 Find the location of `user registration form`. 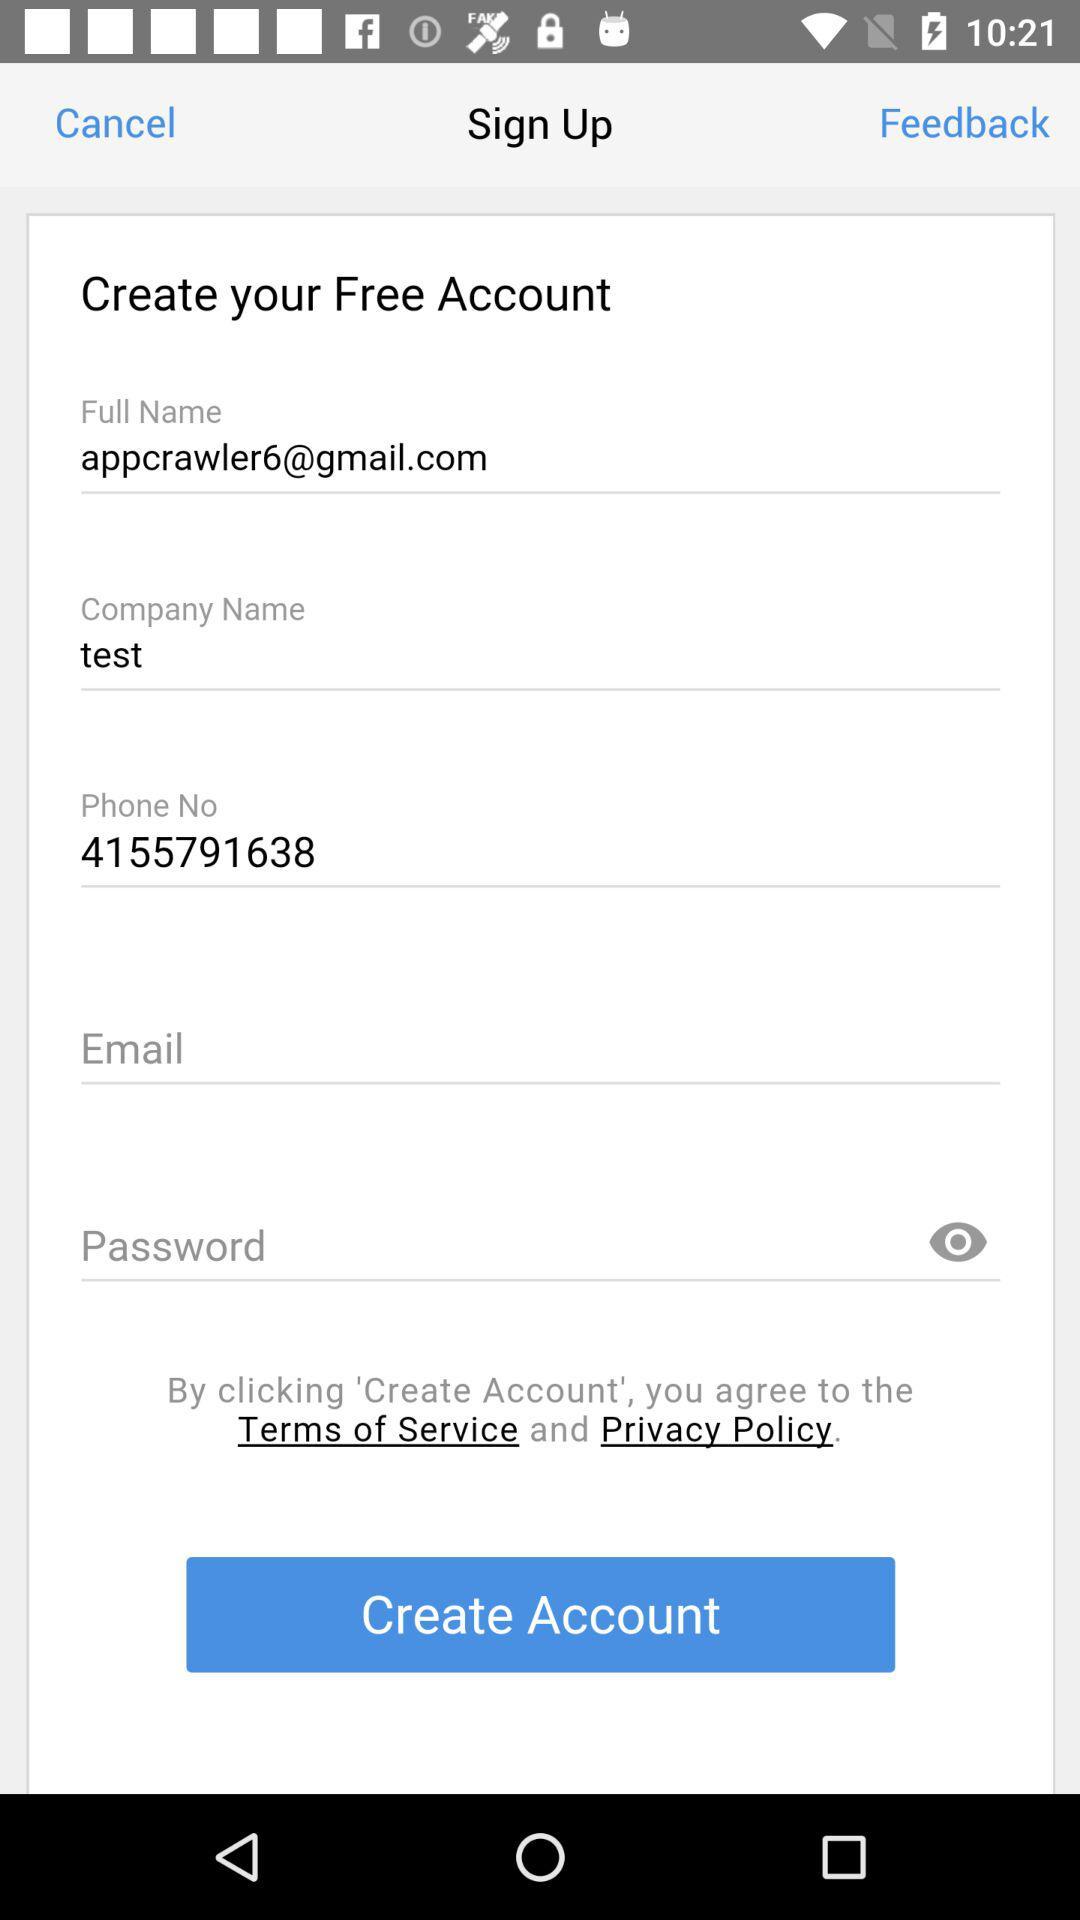

user registration form is located at coordinates (540, 990).